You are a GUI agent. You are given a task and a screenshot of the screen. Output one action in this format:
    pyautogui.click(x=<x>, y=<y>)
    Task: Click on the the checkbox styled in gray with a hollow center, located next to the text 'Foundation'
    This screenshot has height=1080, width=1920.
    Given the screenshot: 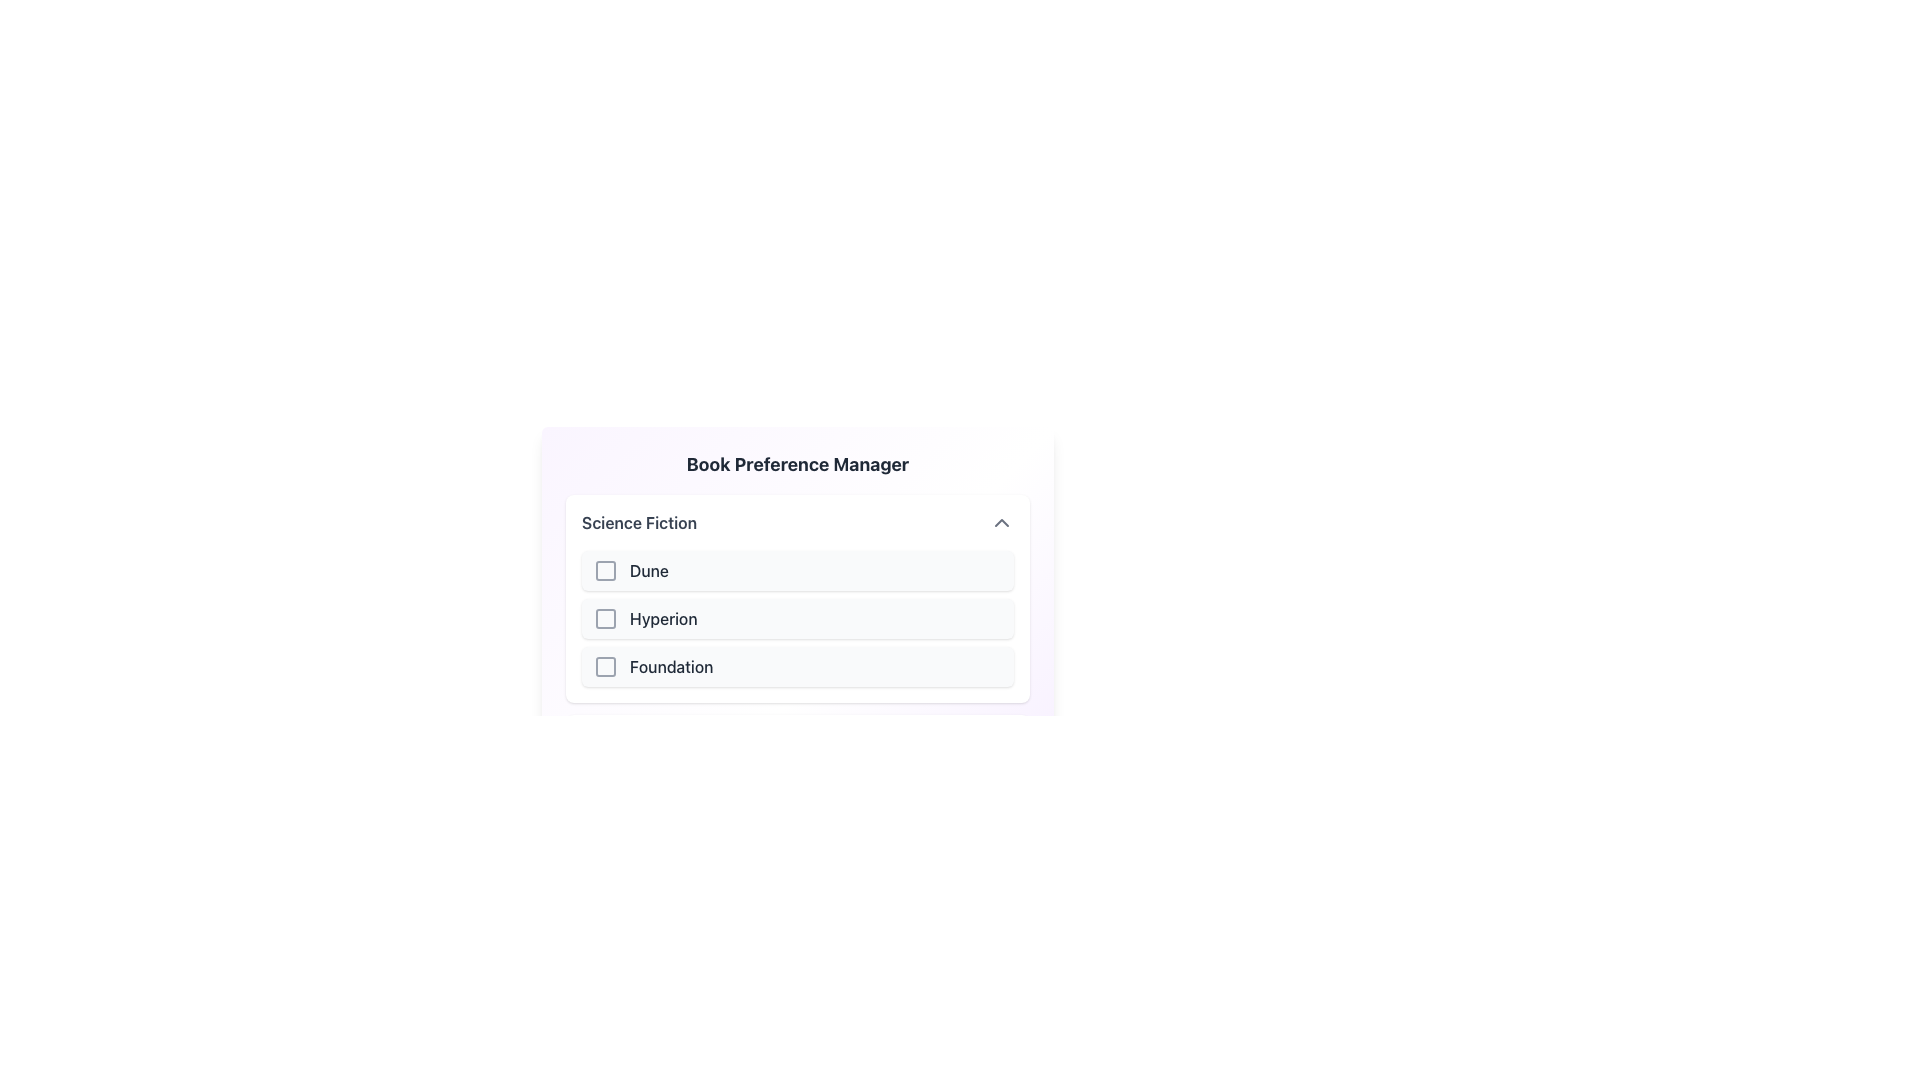 What is the action you would take?
    pyautogui.click(x=604, y=667)
    